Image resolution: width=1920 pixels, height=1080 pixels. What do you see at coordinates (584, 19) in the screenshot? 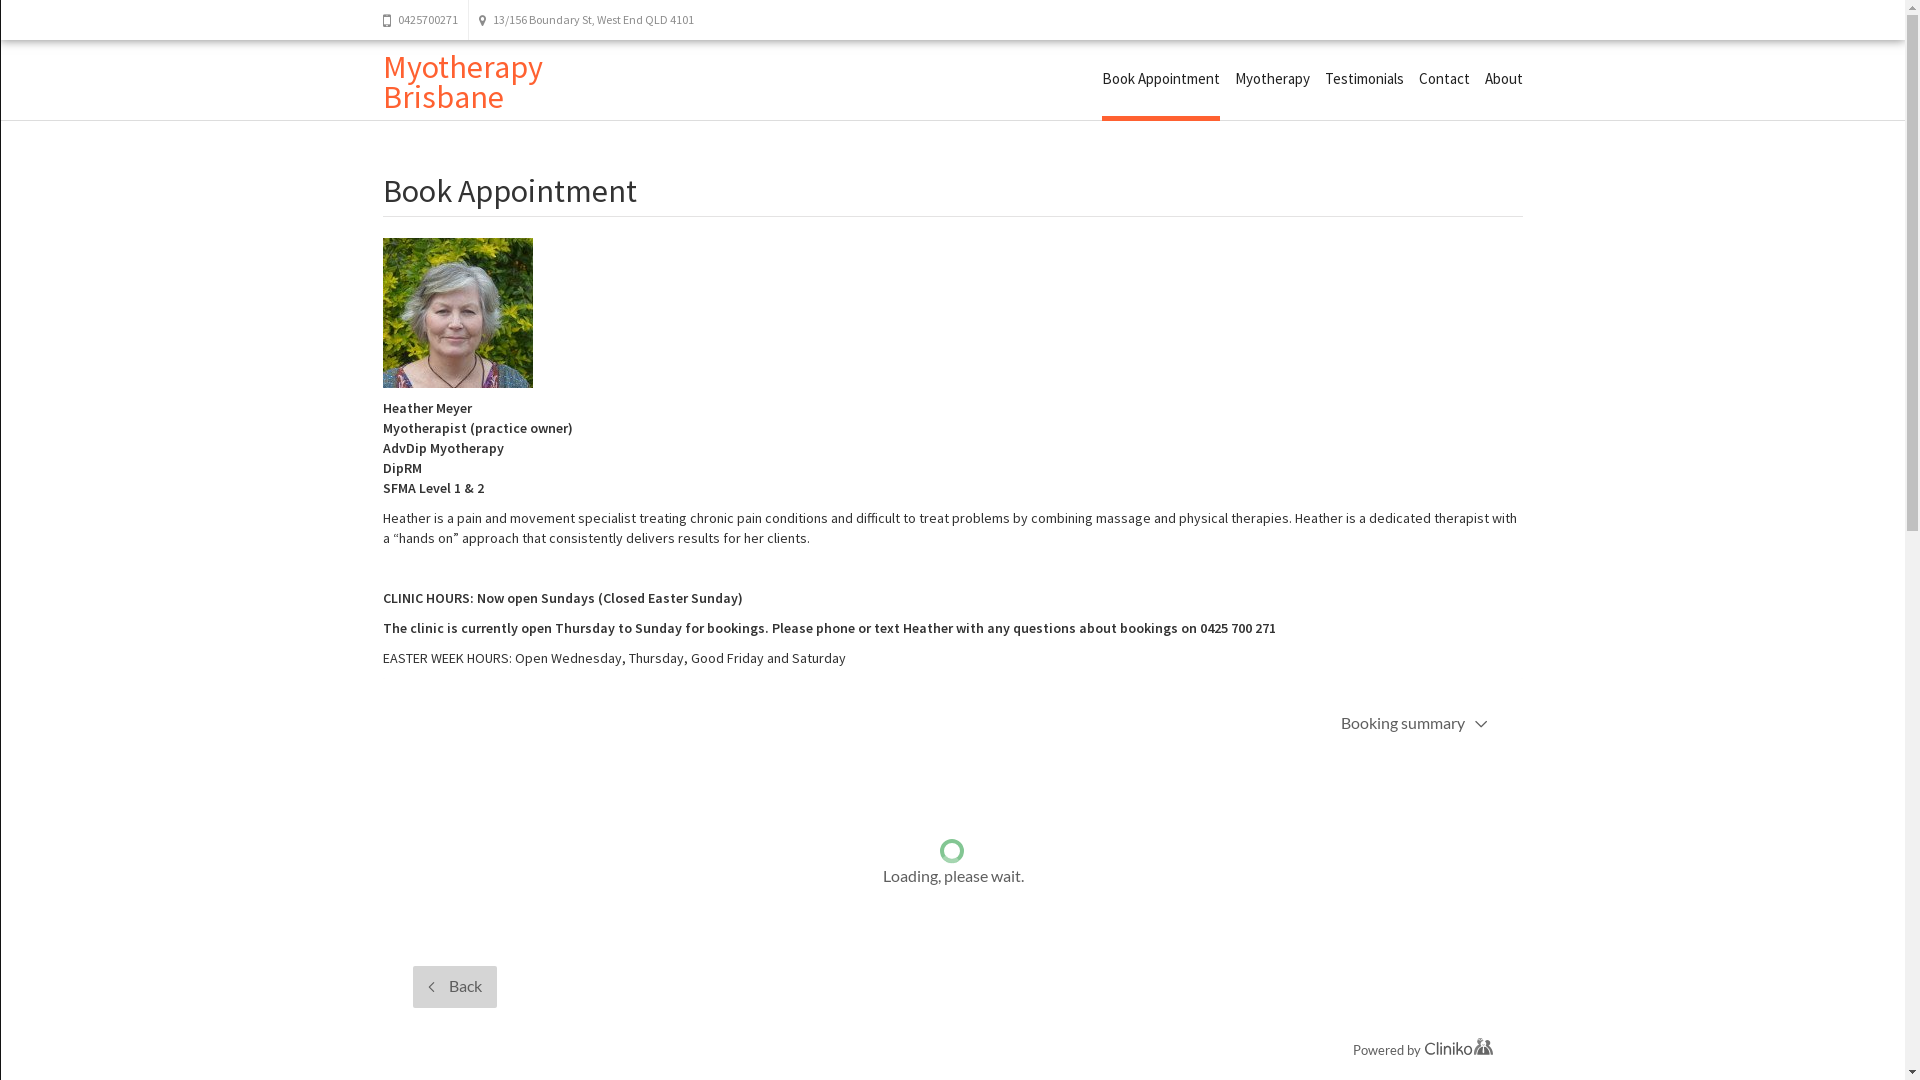
I see `'13/156 Boundary St, West End QLD 4101'` at bounding box center [584, 19].